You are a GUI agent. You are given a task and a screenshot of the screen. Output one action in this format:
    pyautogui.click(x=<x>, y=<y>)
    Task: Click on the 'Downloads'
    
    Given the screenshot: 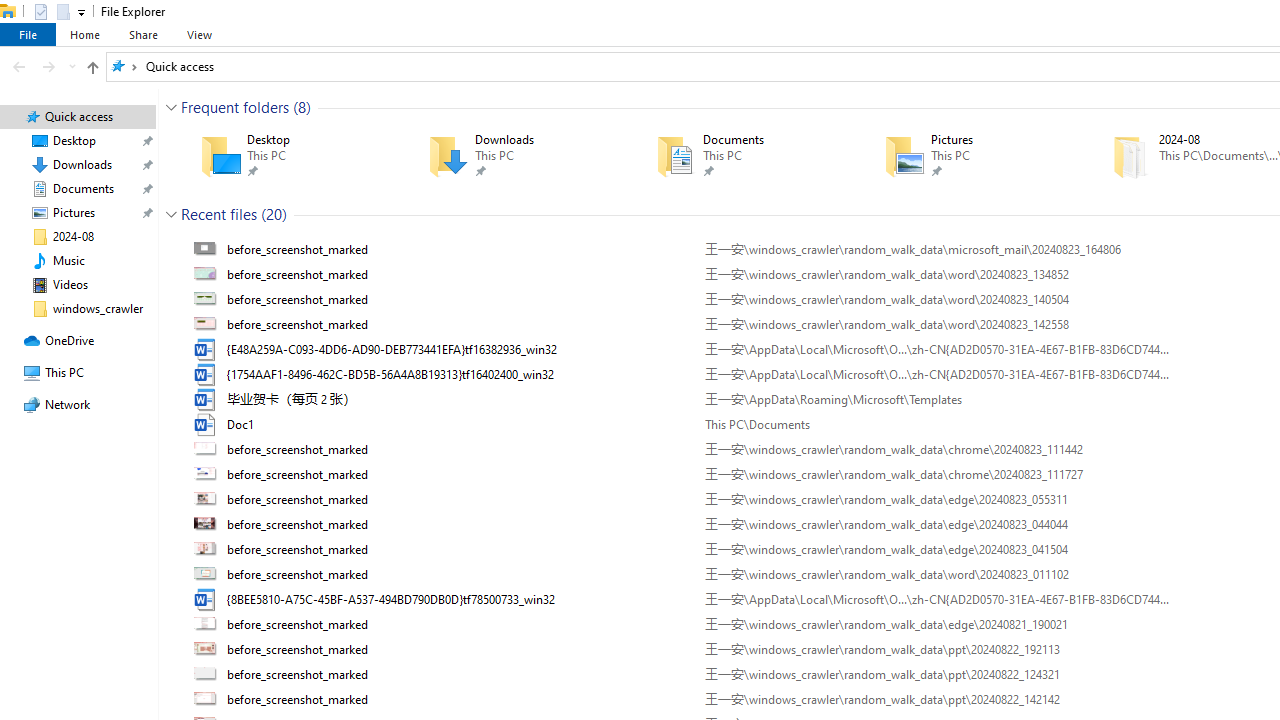 What is the action you would take?
    pyautogui.click(x=513, y=155)
    